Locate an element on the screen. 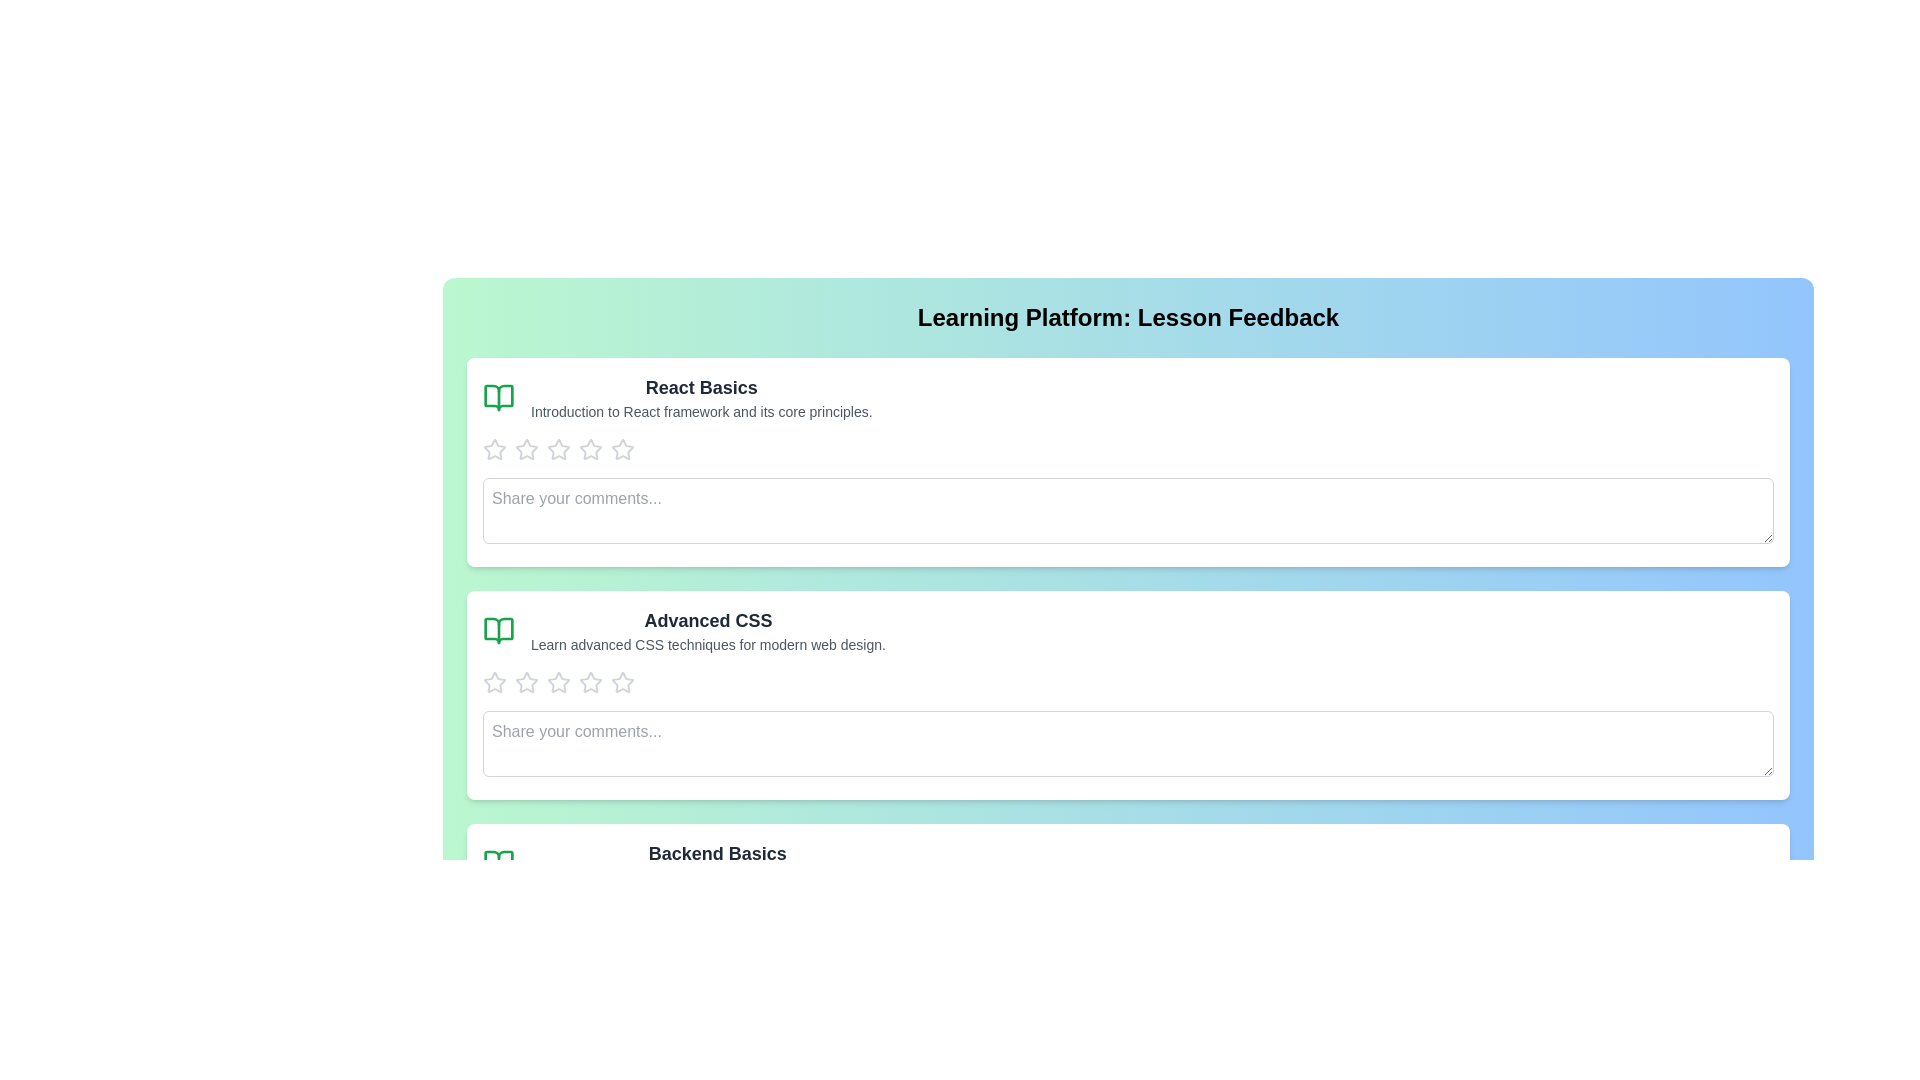  the bold text label 'React Basics' is located at coordinates (701, 388).